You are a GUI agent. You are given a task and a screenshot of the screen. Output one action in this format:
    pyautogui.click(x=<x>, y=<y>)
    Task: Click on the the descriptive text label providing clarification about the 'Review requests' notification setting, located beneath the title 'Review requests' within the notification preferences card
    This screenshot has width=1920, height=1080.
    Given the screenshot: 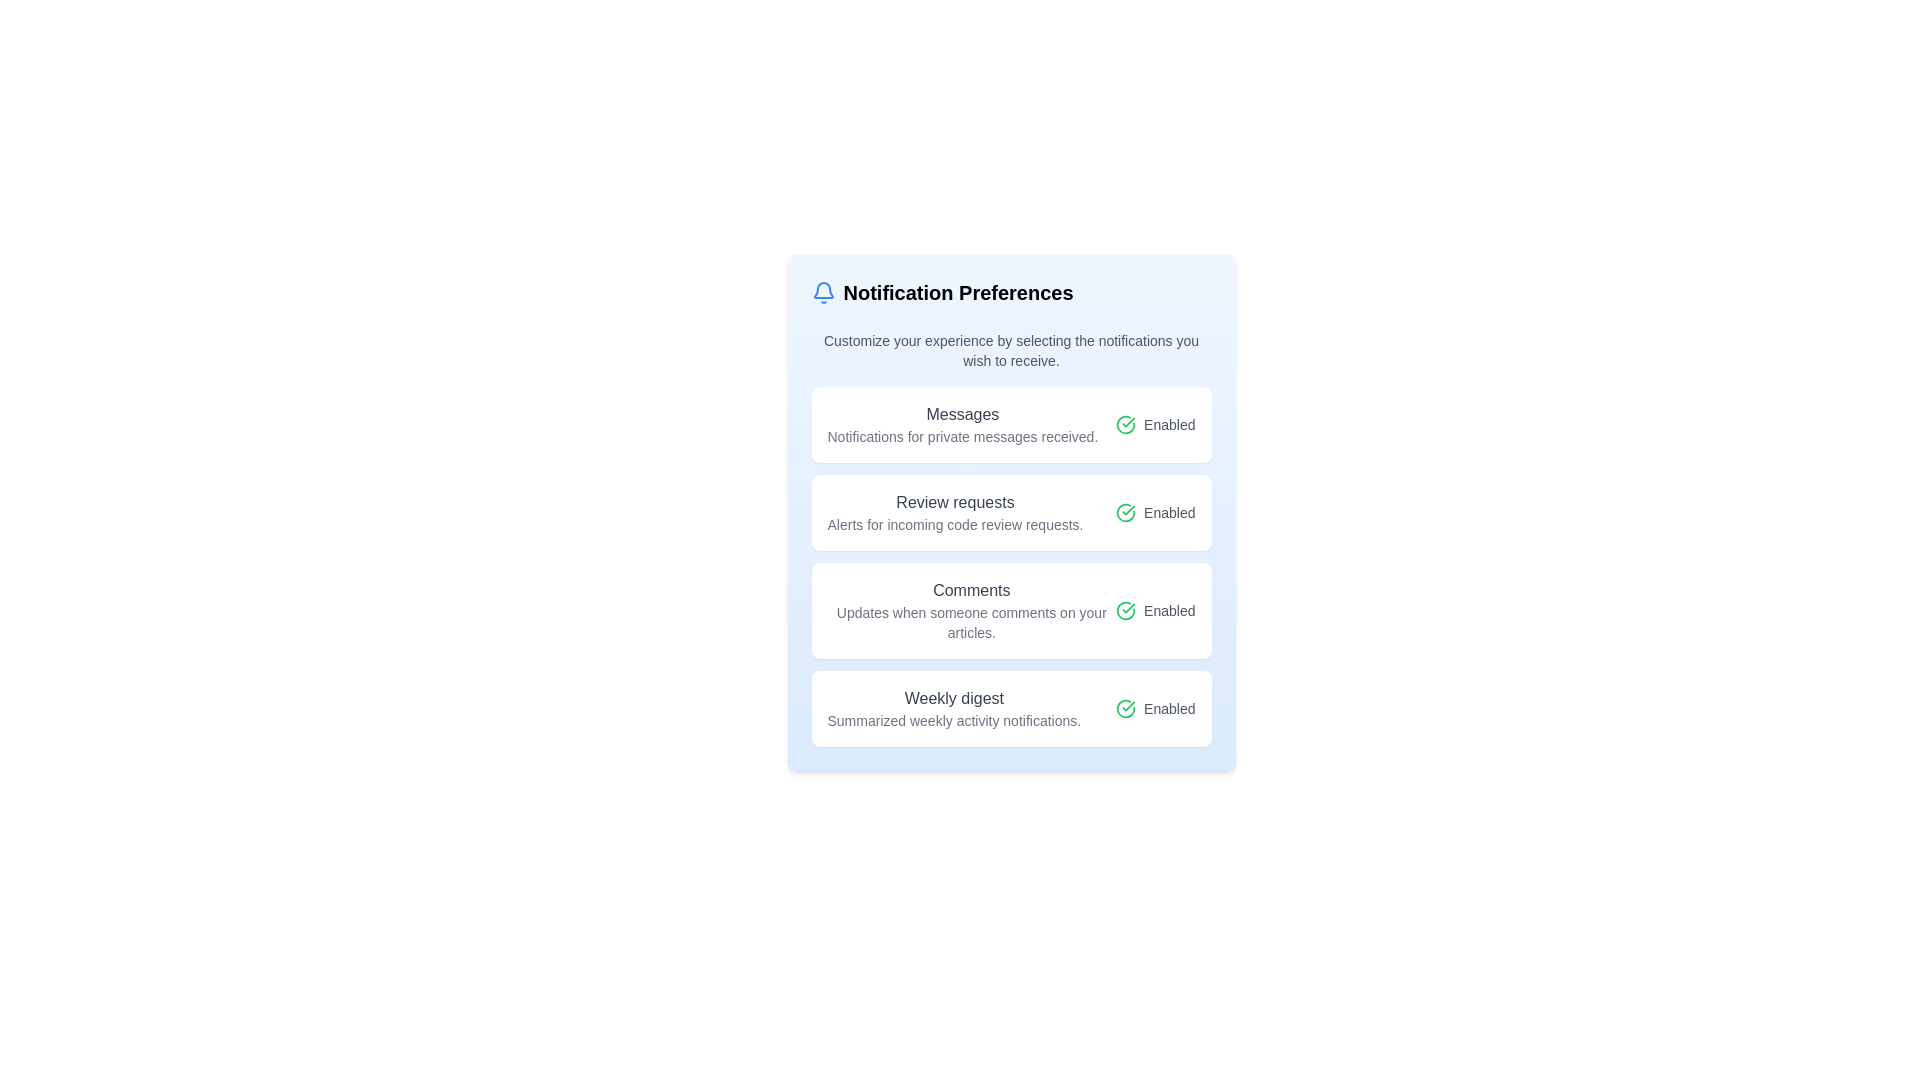 What is the action you would take?
    pyautogui.click(x=954, y=523)
    